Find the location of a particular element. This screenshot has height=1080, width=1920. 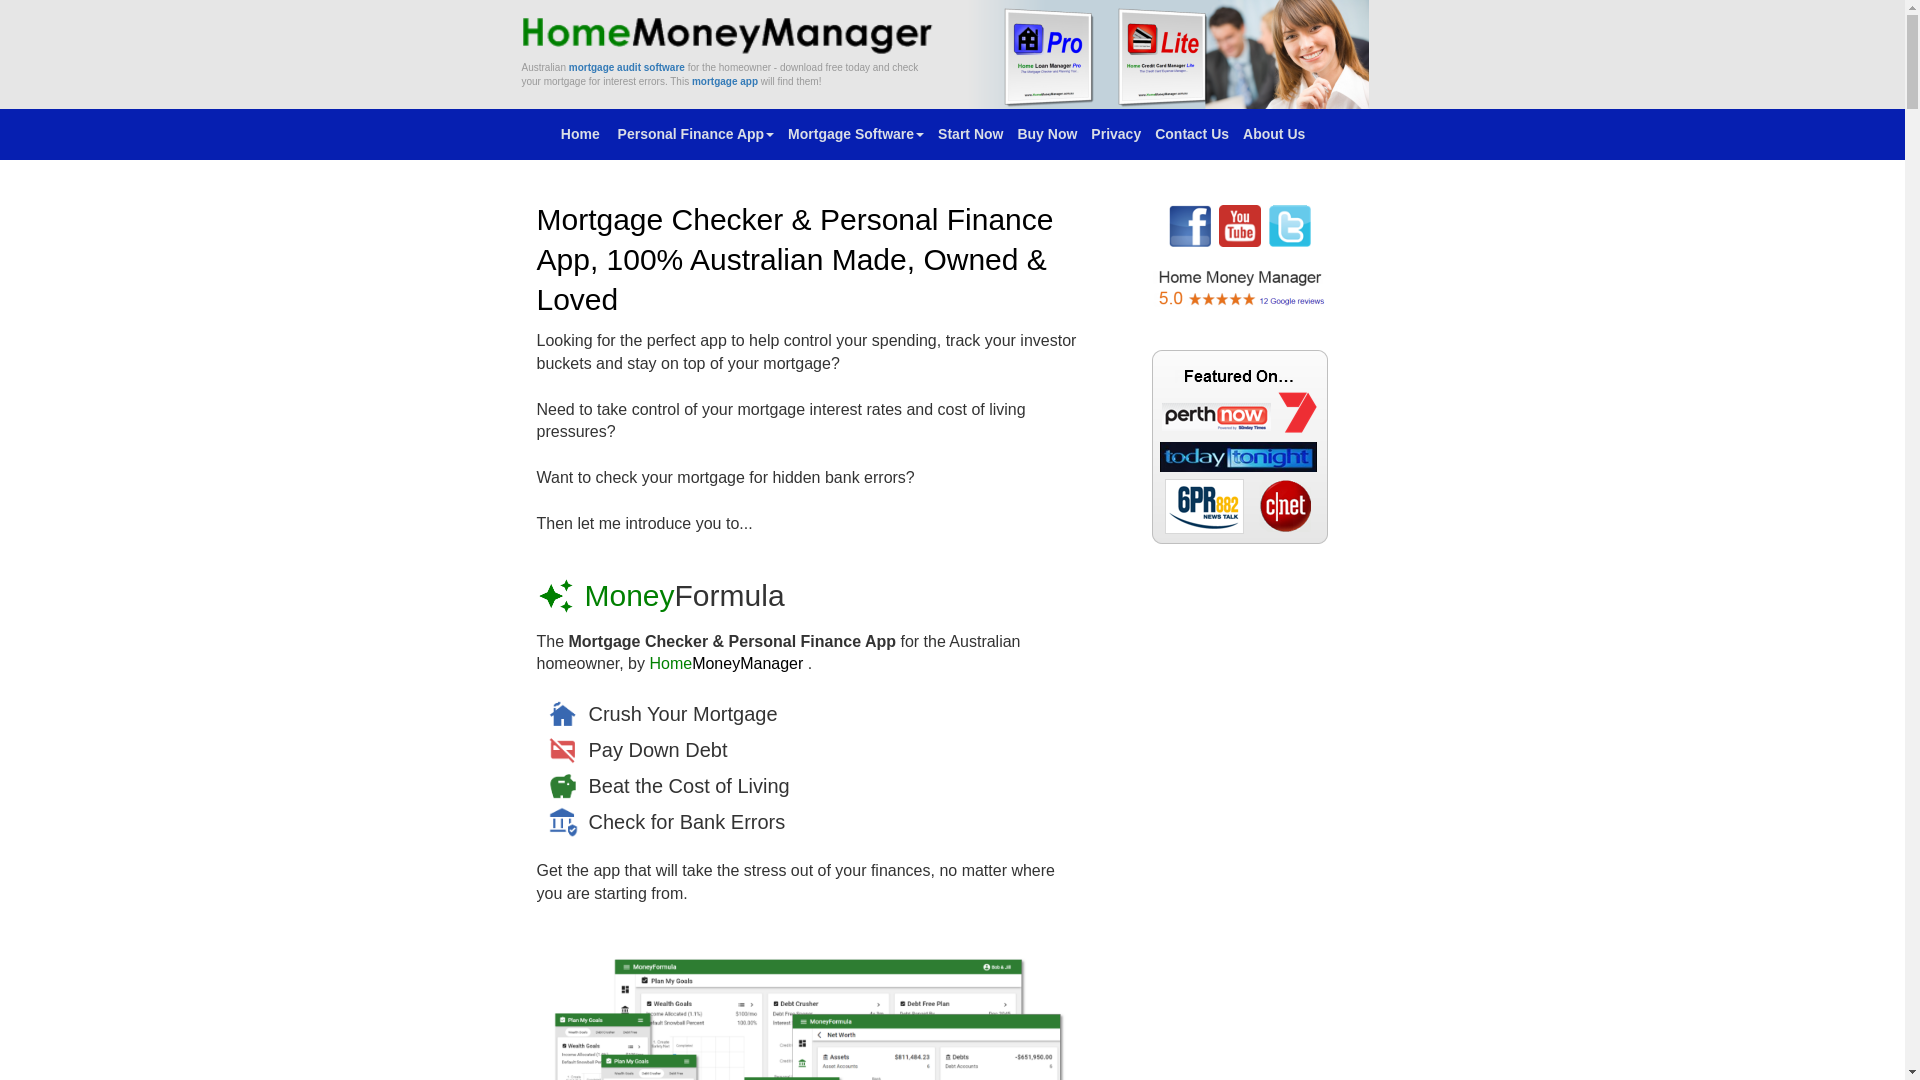

'Home ' is located at coordinates (581, 134).